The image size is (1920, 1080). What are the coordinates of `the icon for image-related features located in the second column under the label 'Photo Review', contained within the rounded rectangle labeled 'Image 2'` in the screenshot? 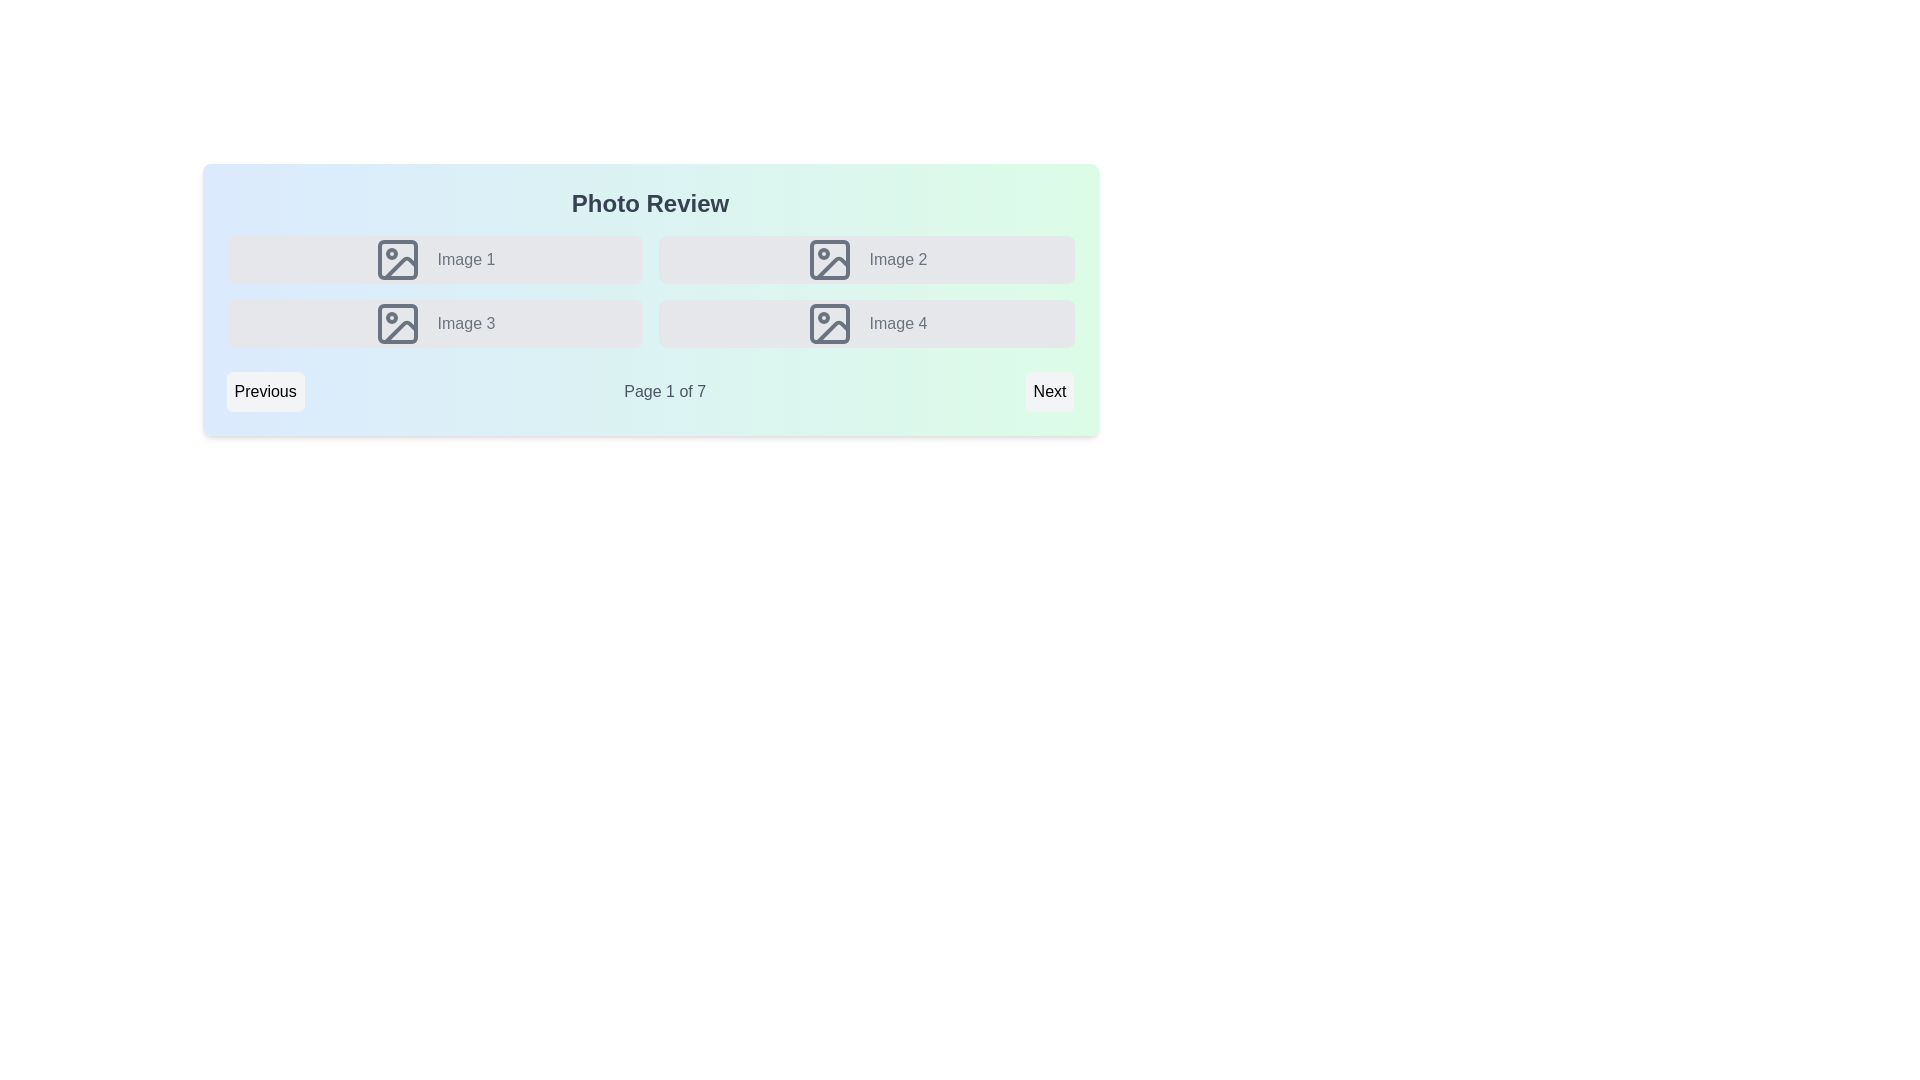 It's located at (829, 258).